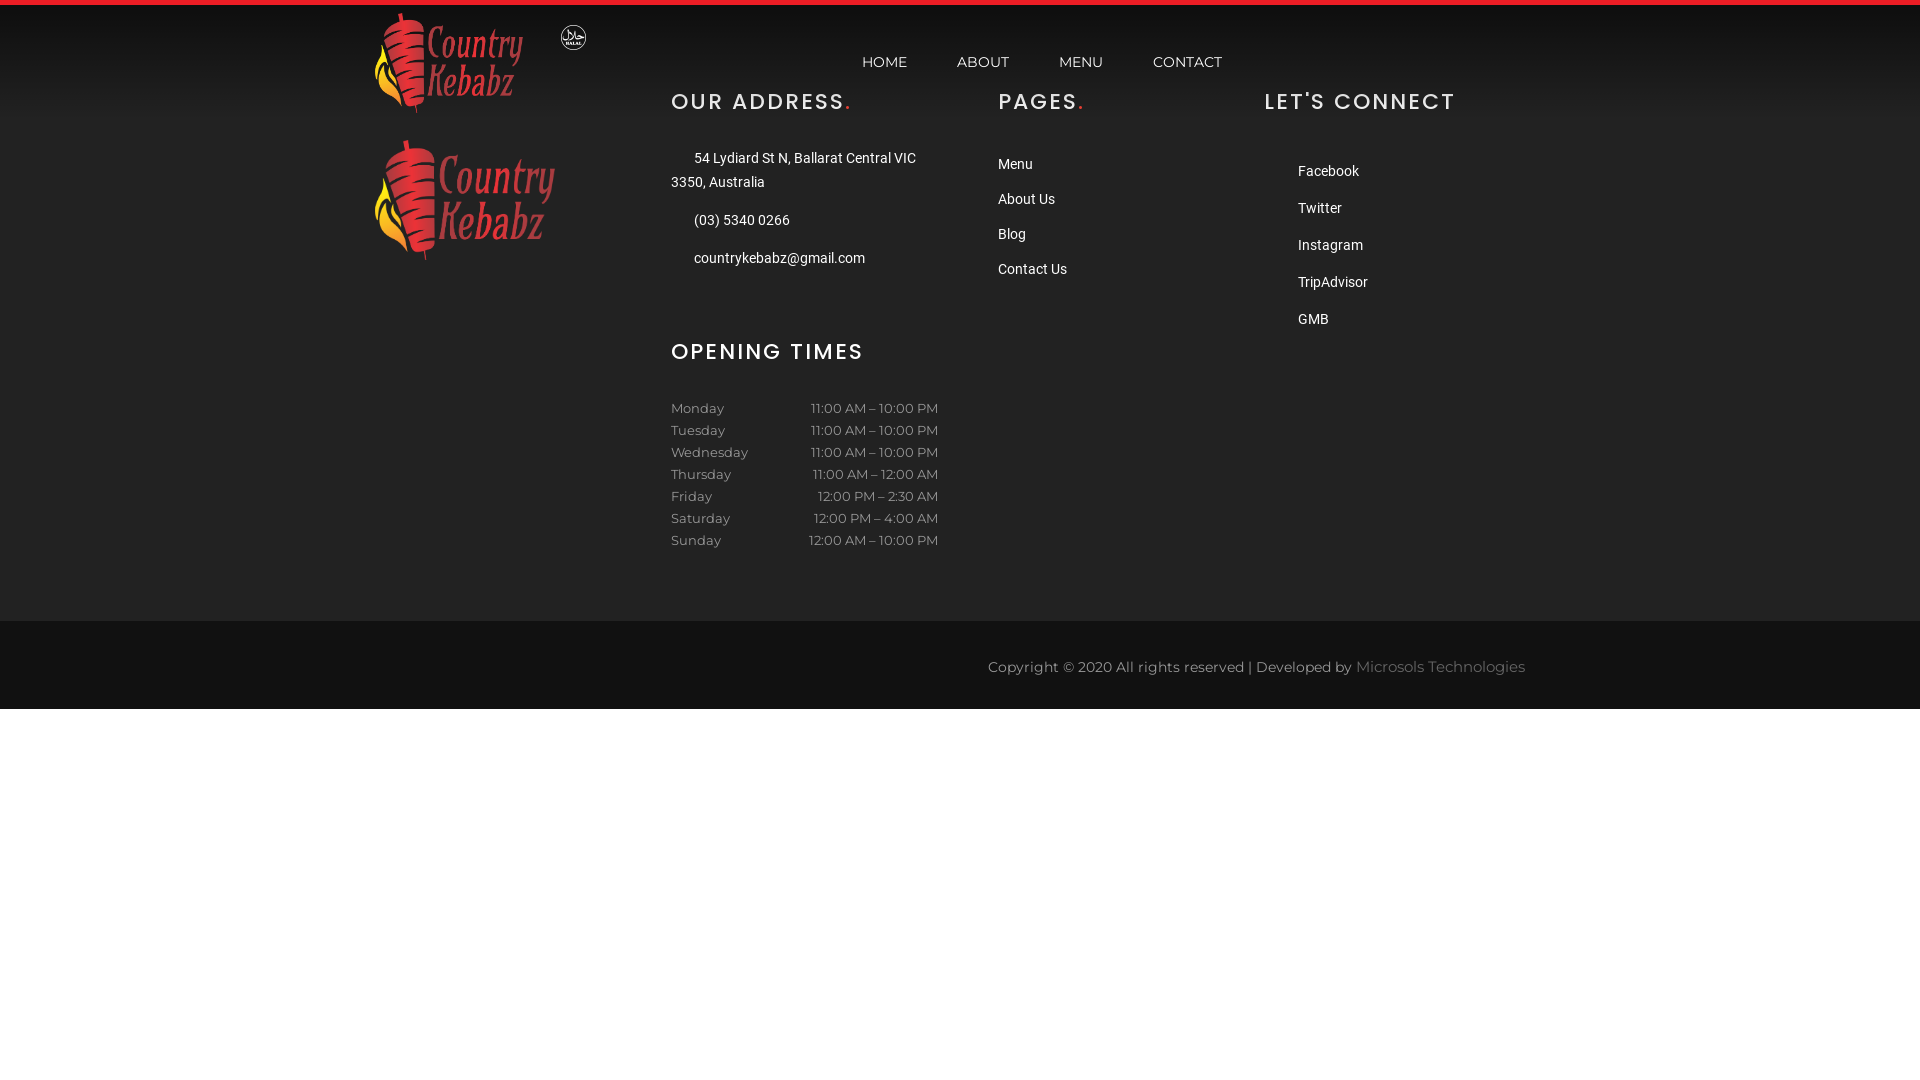  Describe the element at coordinates (694, 257) in the screenshot. I see `'countrykebabz@gmail.com'` at that location.